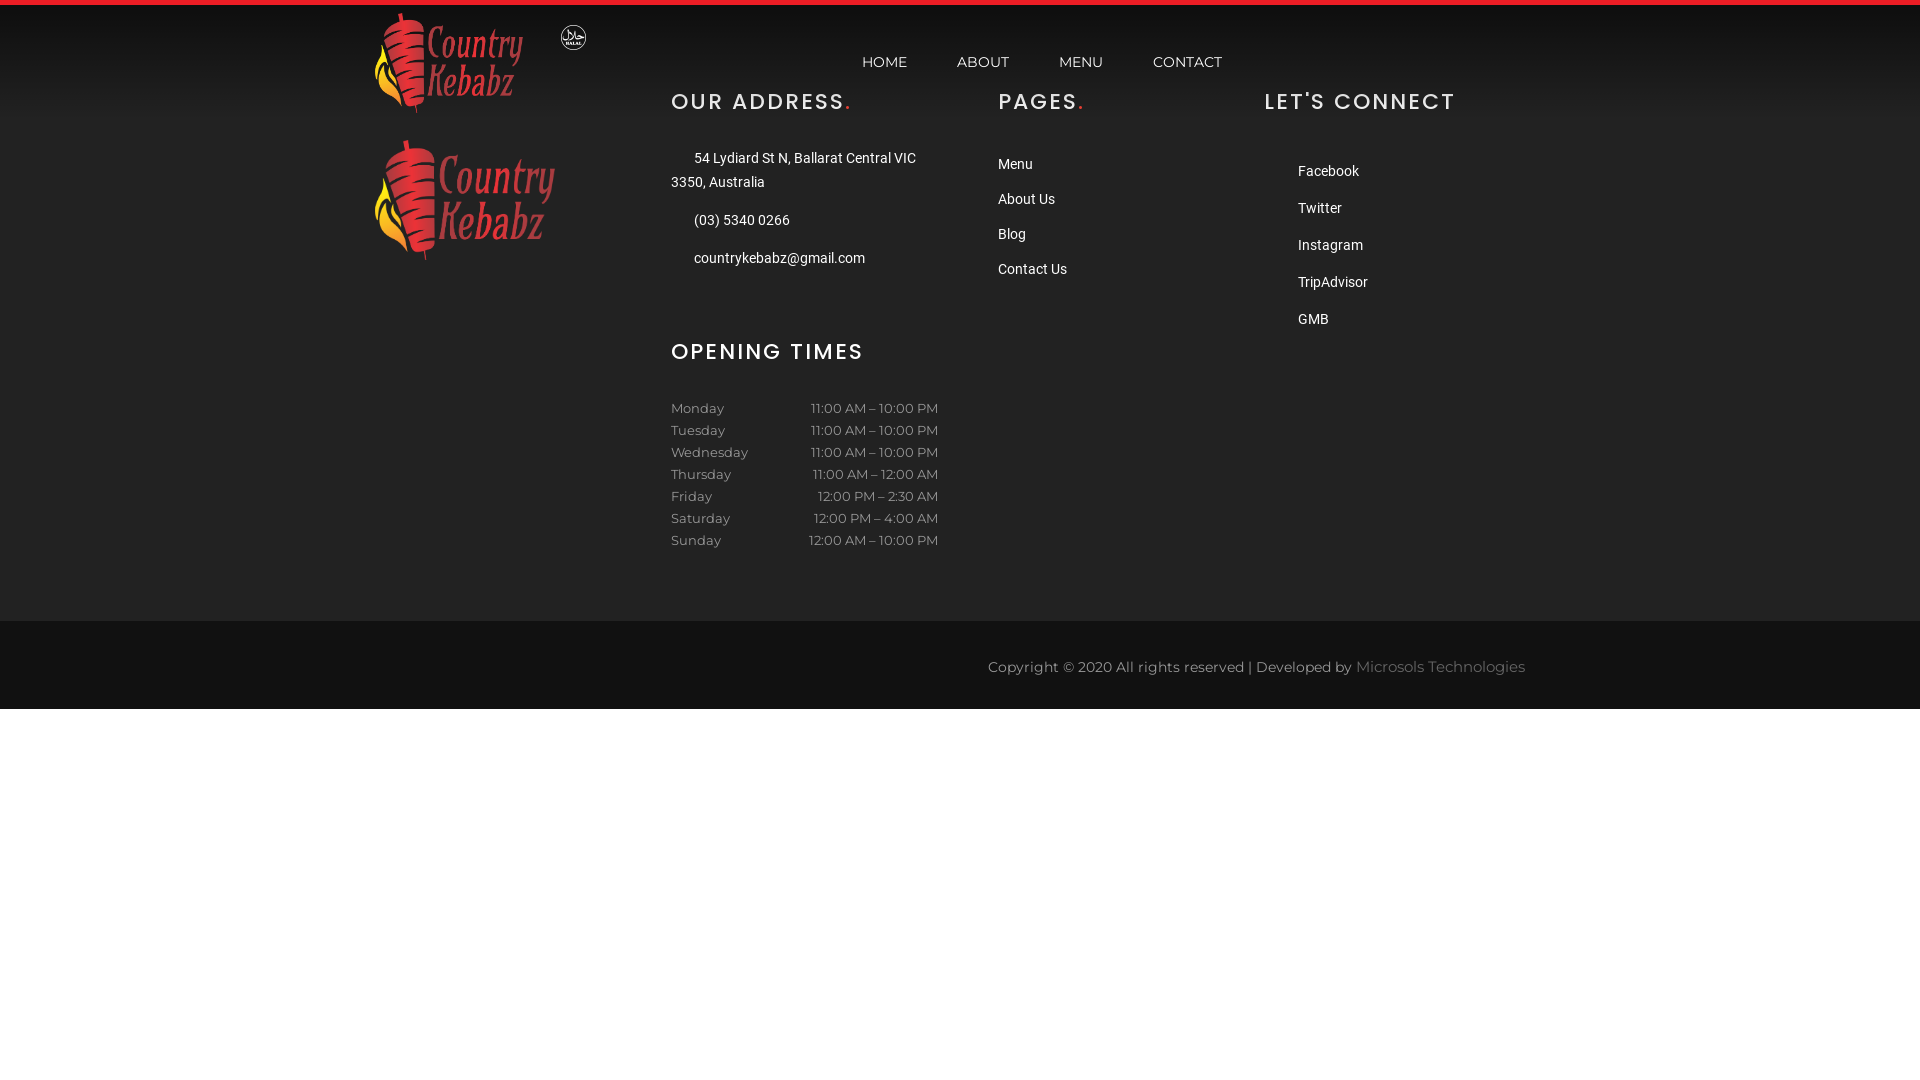  Describe the element at coordinates (694, 257) in the screenshot. I see `'countrykebabz@gmail.com'` at that location.